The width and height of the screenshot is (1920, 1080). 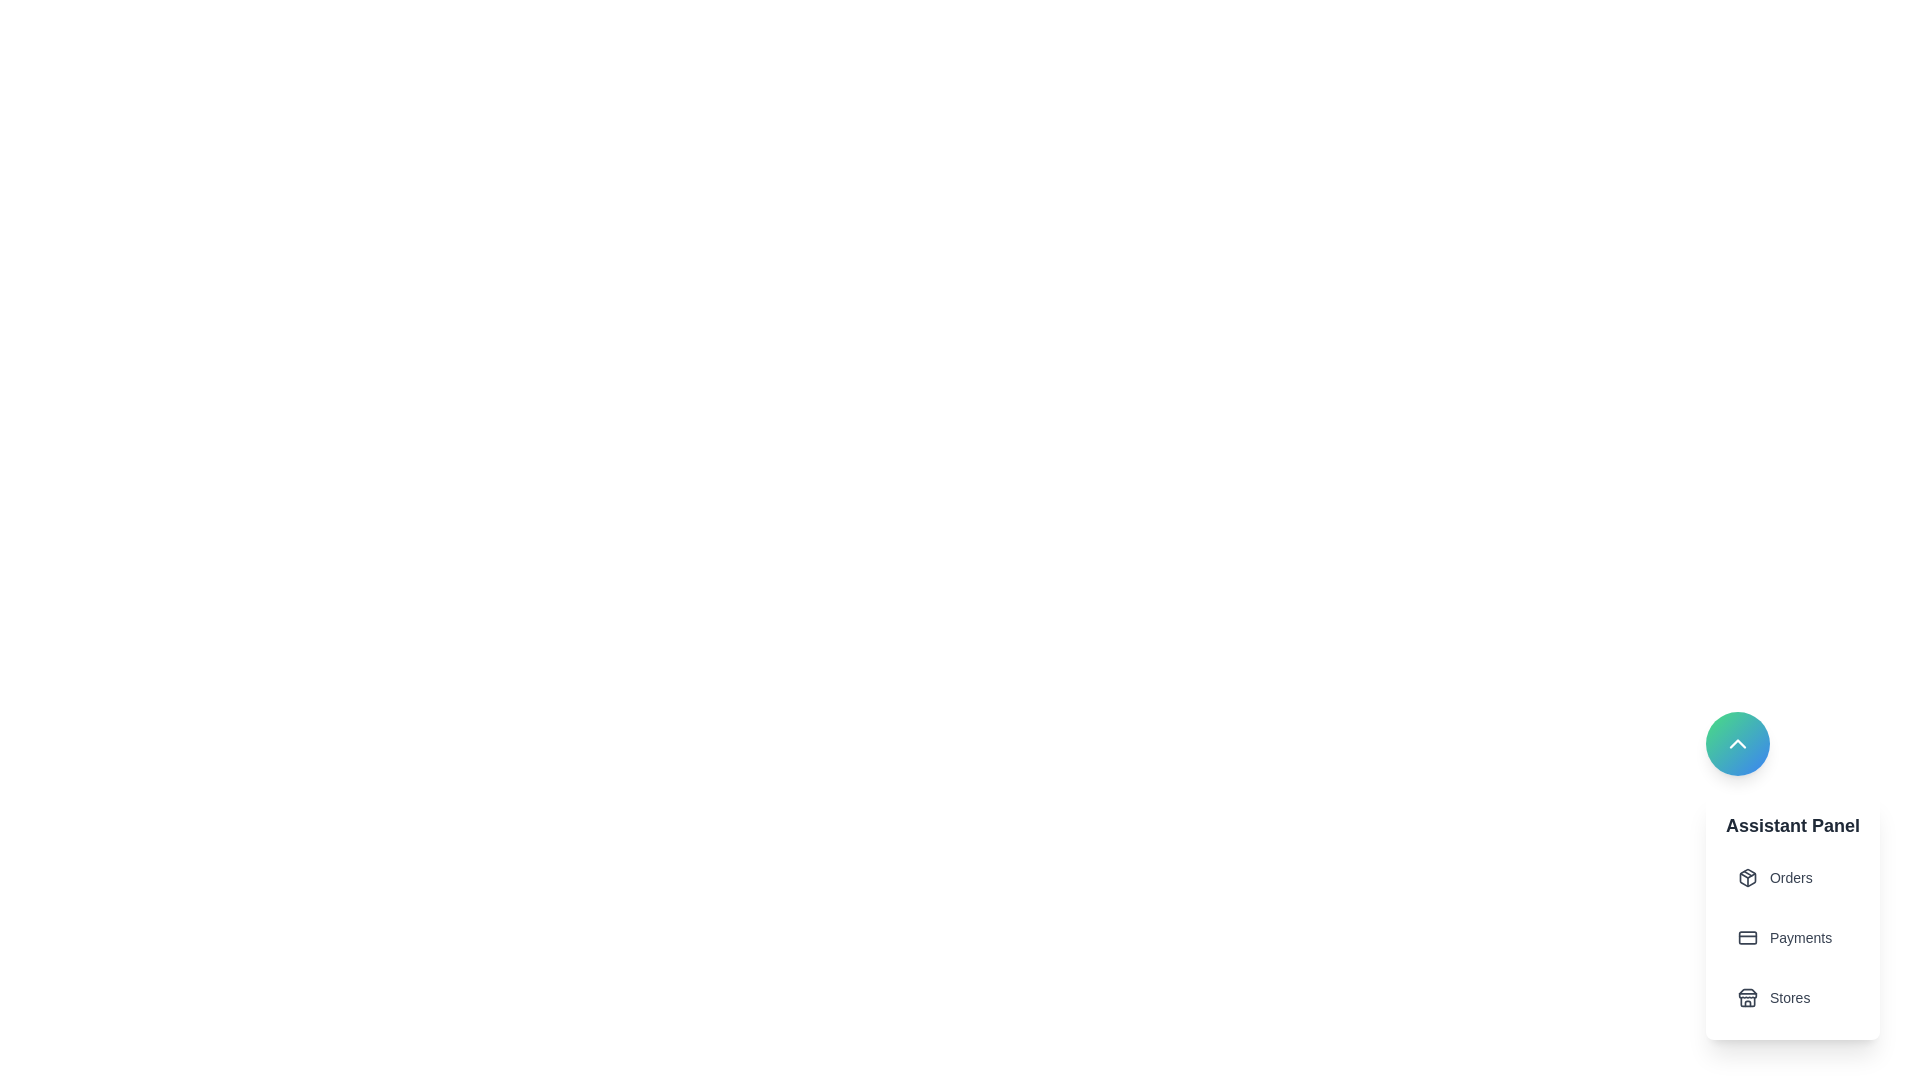 What do you see at coordinates (1736, 744) in the screenshot?
I see `toggle button to toggle the visibility of the assistant panel` at bounding box center [1736, 744].